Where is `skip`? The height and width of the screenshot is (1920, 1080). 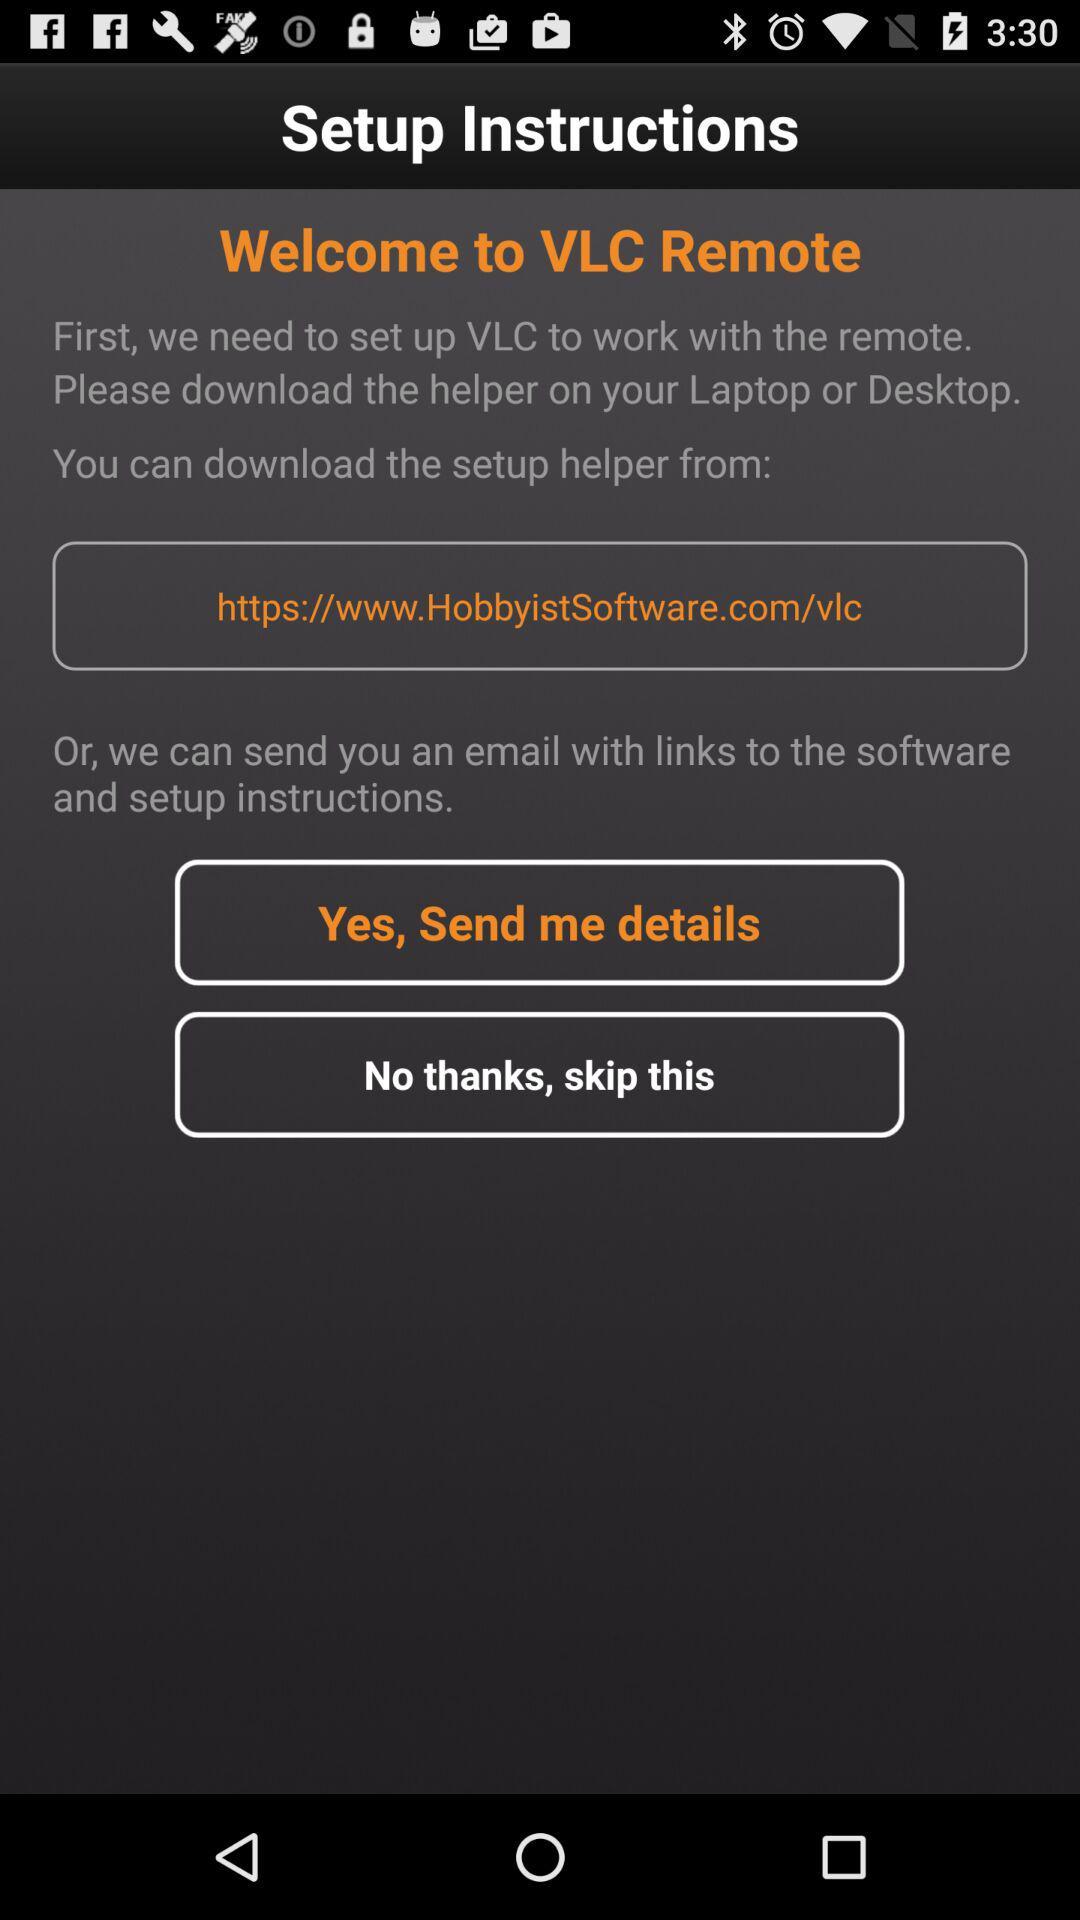 skip is located at coordinates (538, 1073).